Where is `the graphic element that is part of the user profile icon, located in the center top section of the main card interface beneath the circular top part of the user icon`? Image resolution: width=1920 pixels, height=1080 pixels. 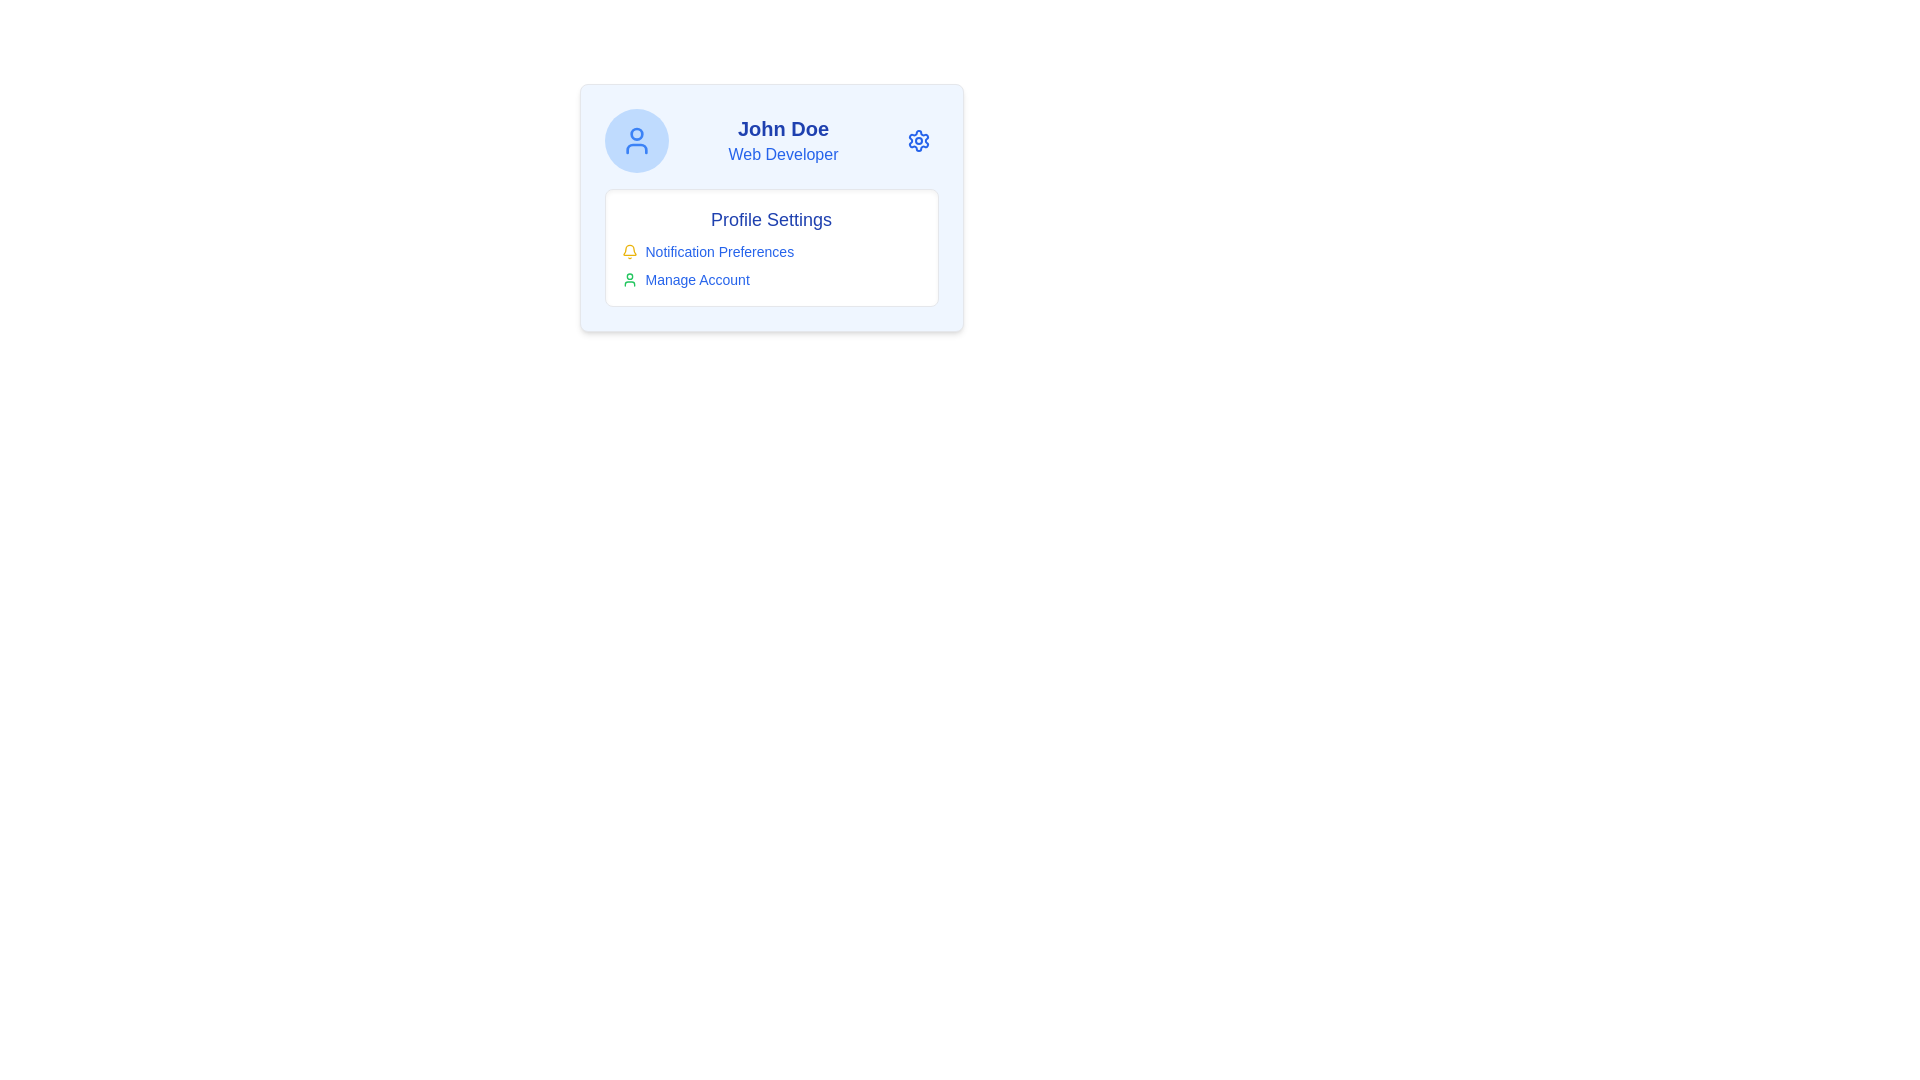 the graphic element that is part of the user profile icon, located in the center top section of the main card interface beneath the circular top part of the user icon is located at coordinates (635, 148).